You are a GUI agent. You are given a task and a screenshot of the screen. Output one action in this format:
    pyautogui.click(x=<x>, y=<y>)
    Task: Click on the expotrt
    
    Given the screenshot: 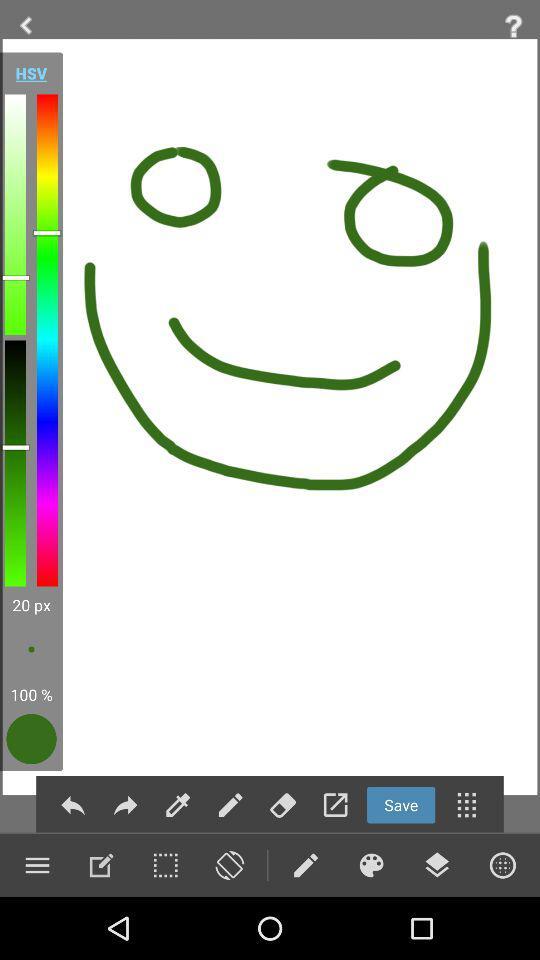 What is the action you would take?
    pyautogui.click(x=335, y=805)
    